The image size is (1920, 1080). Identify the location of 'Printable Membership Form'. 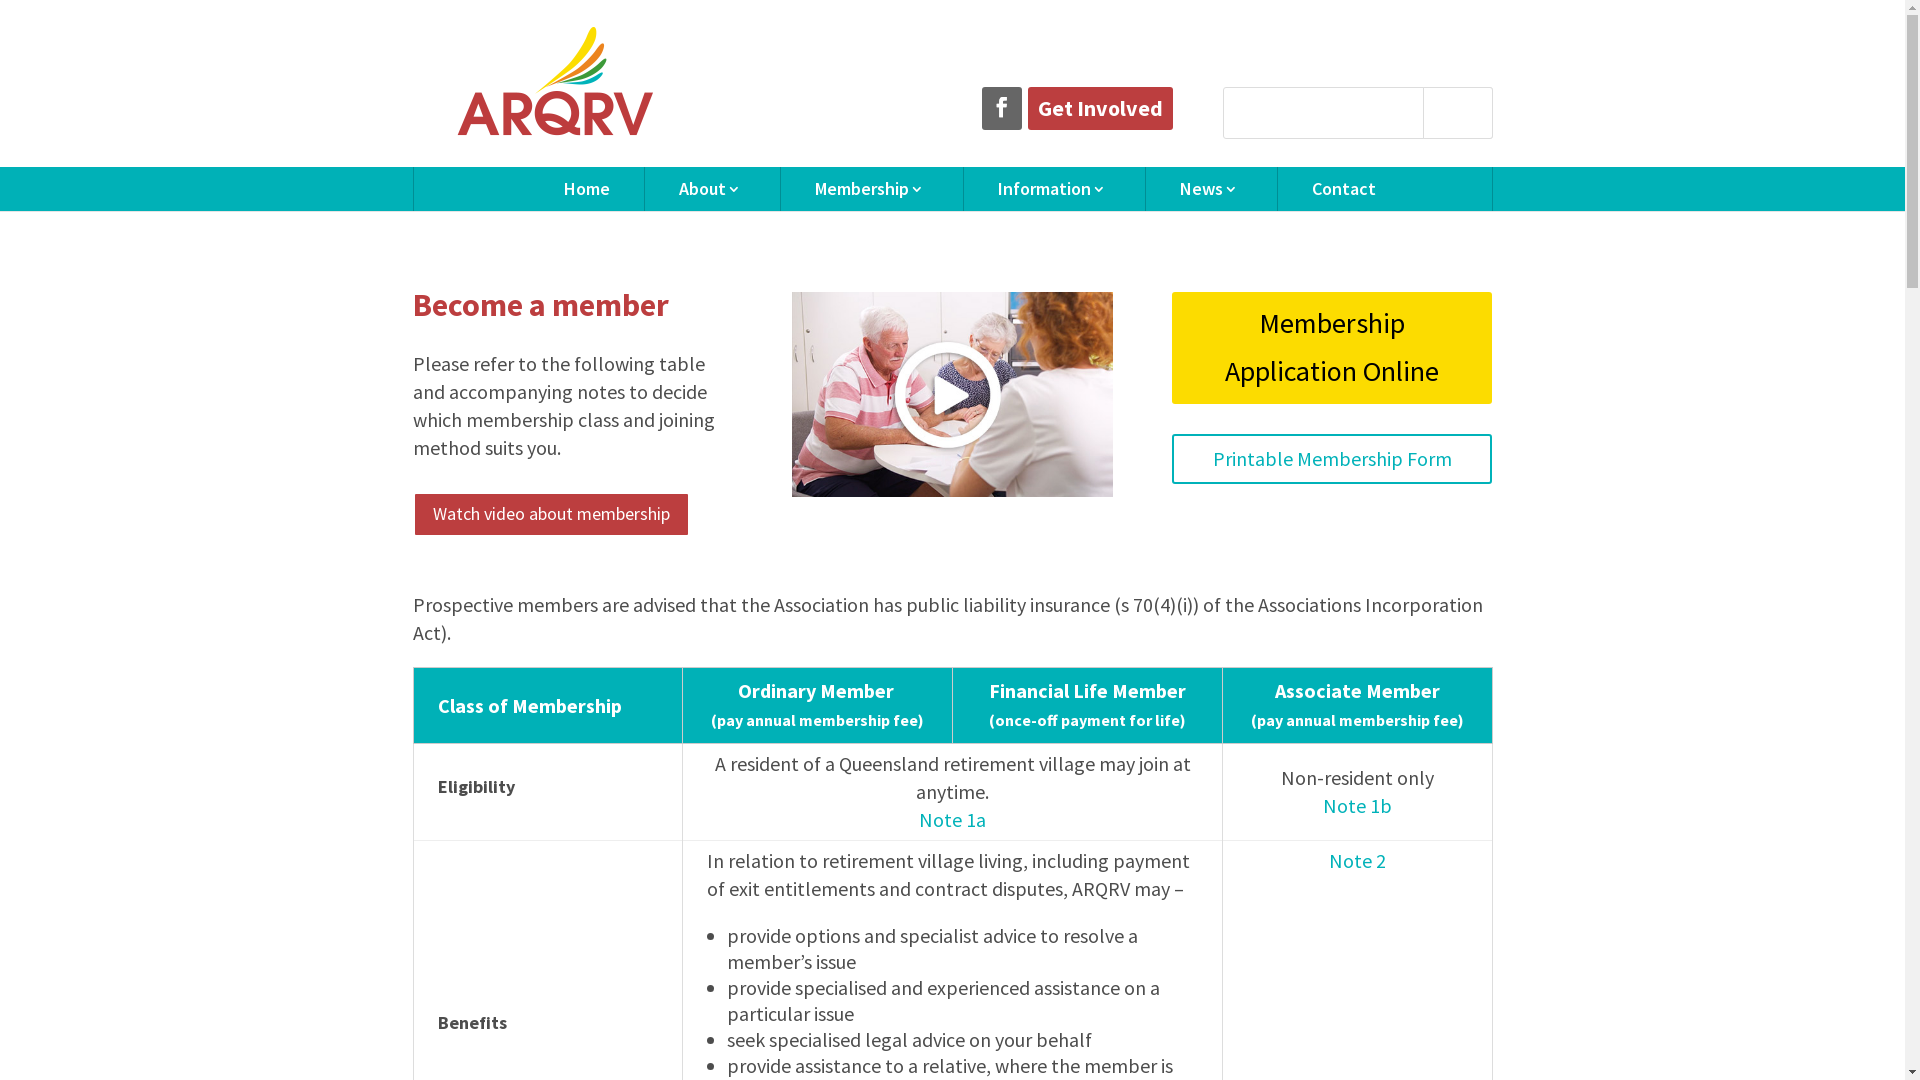
(1332, 459).